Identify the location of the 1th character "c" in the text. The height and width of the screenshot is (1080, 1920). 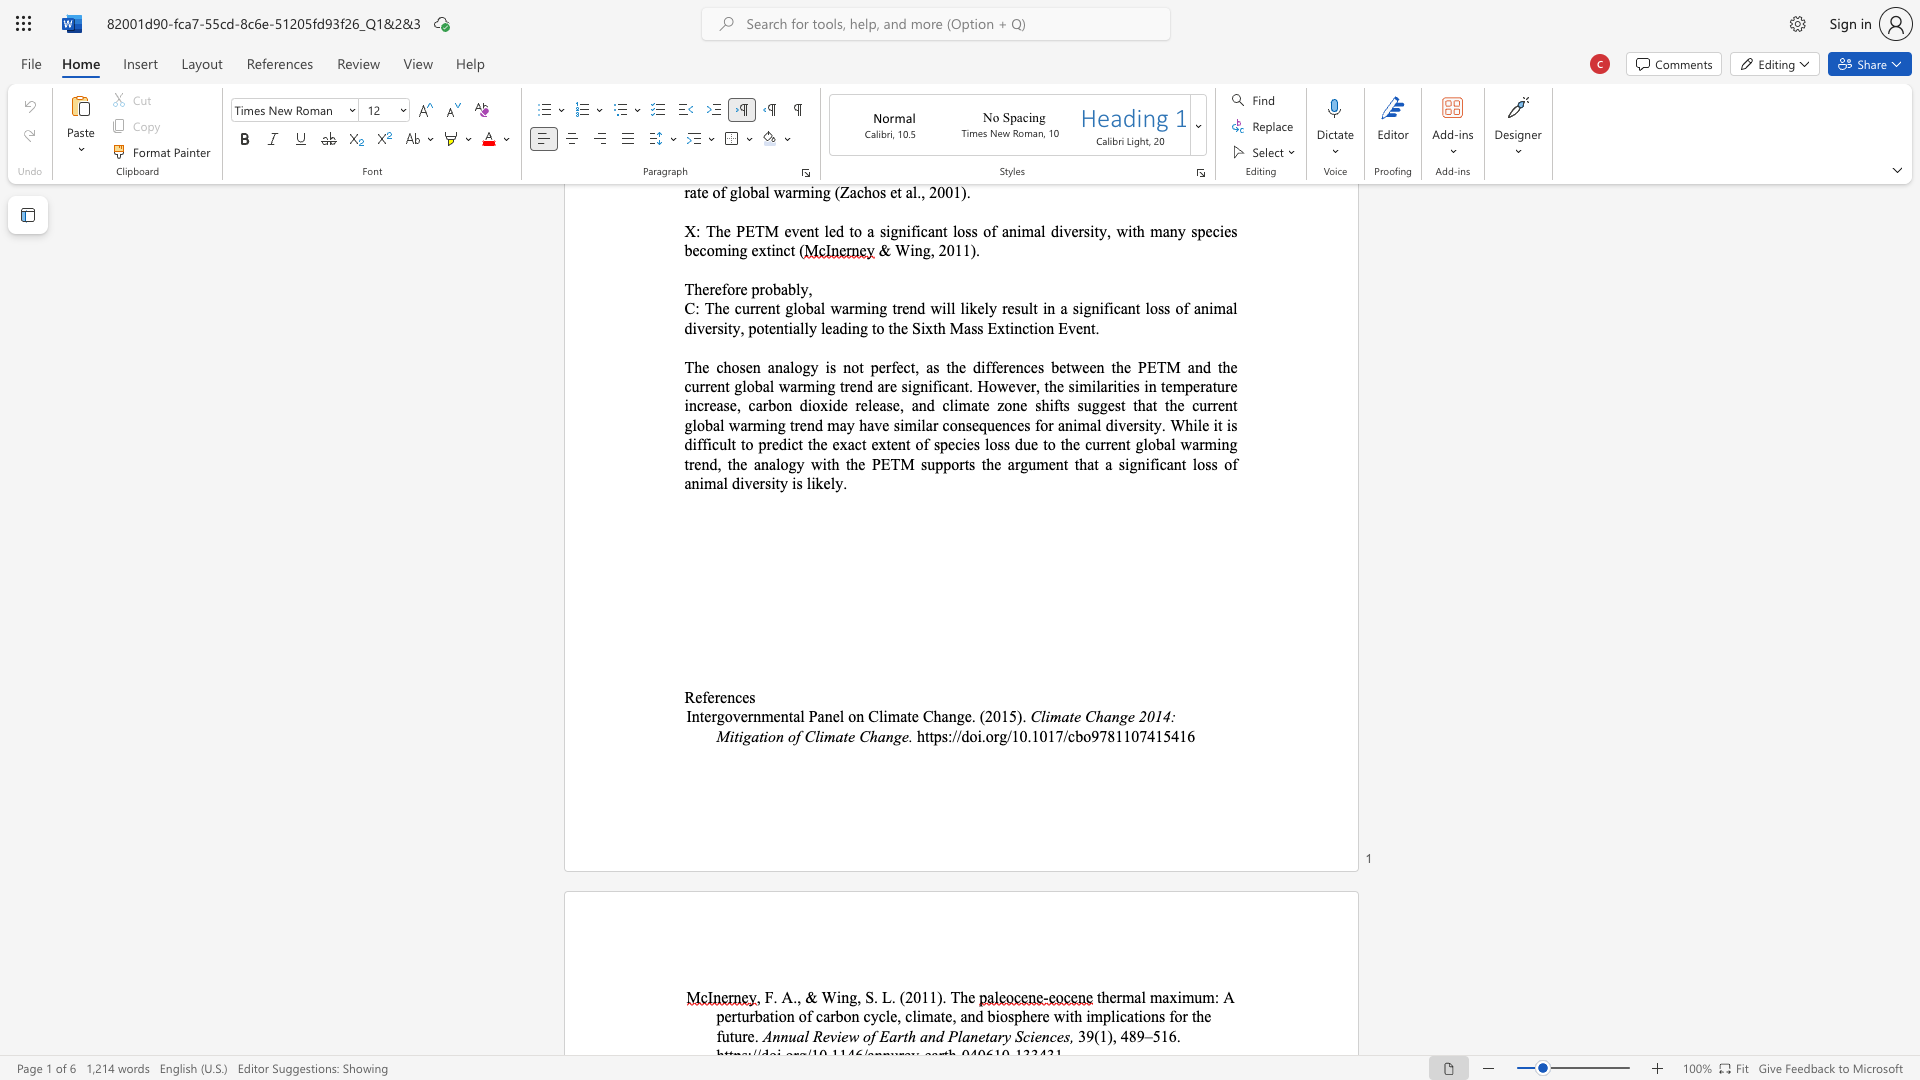
(1123, 1016).